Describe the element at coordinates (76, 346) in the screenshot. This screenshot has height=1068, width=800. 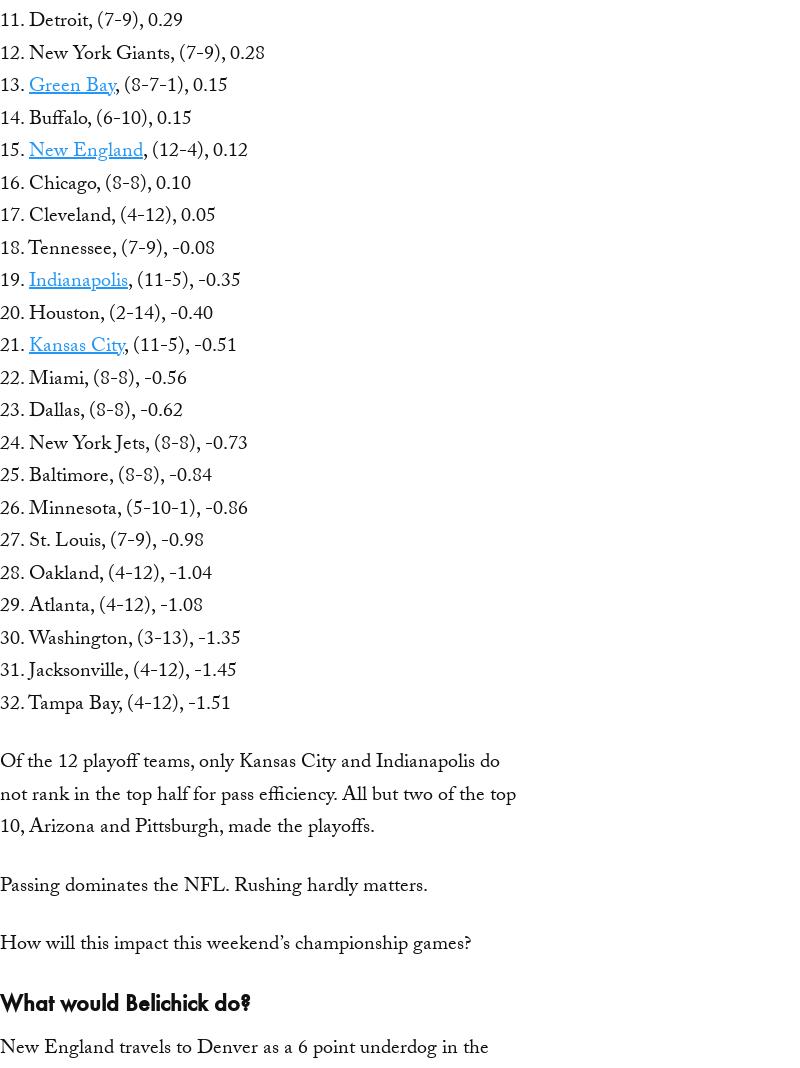
I see `'Kansas City'` at that location.